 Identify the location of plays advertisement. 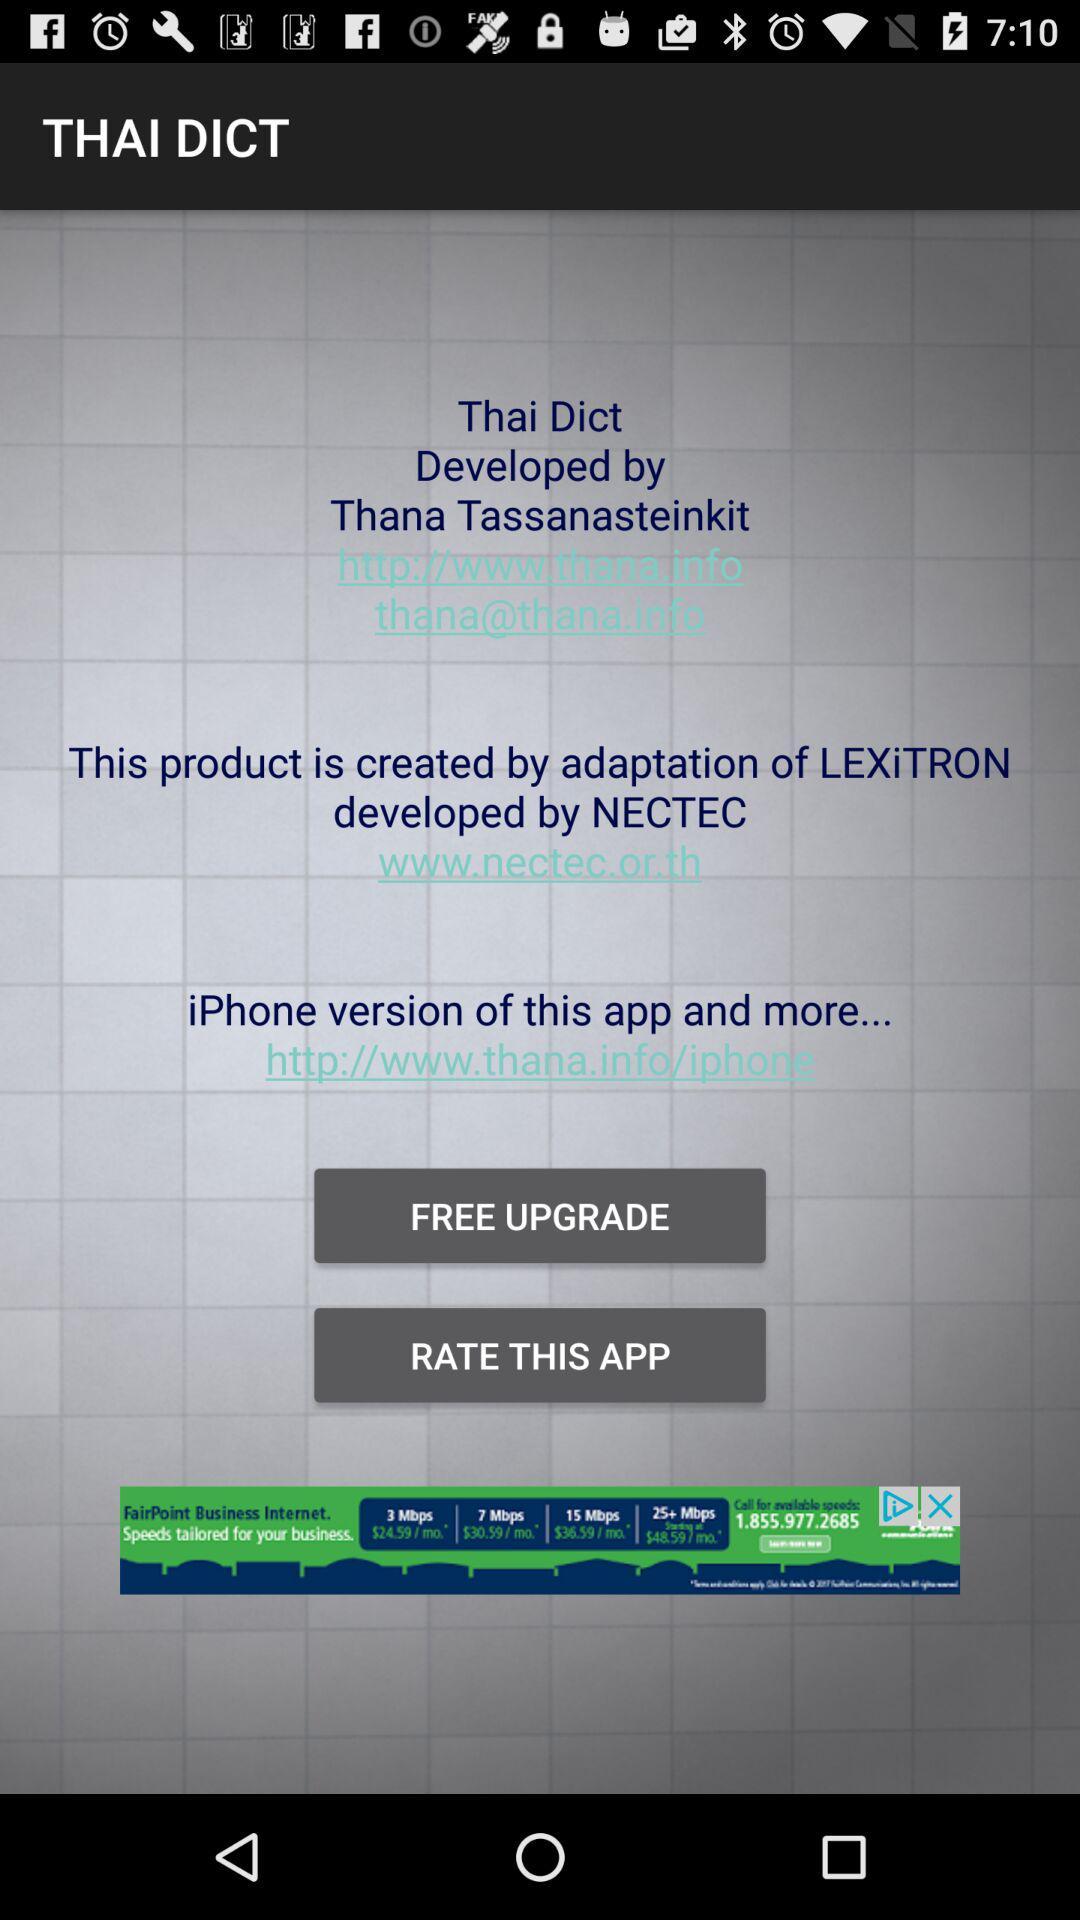
(540, 1551).